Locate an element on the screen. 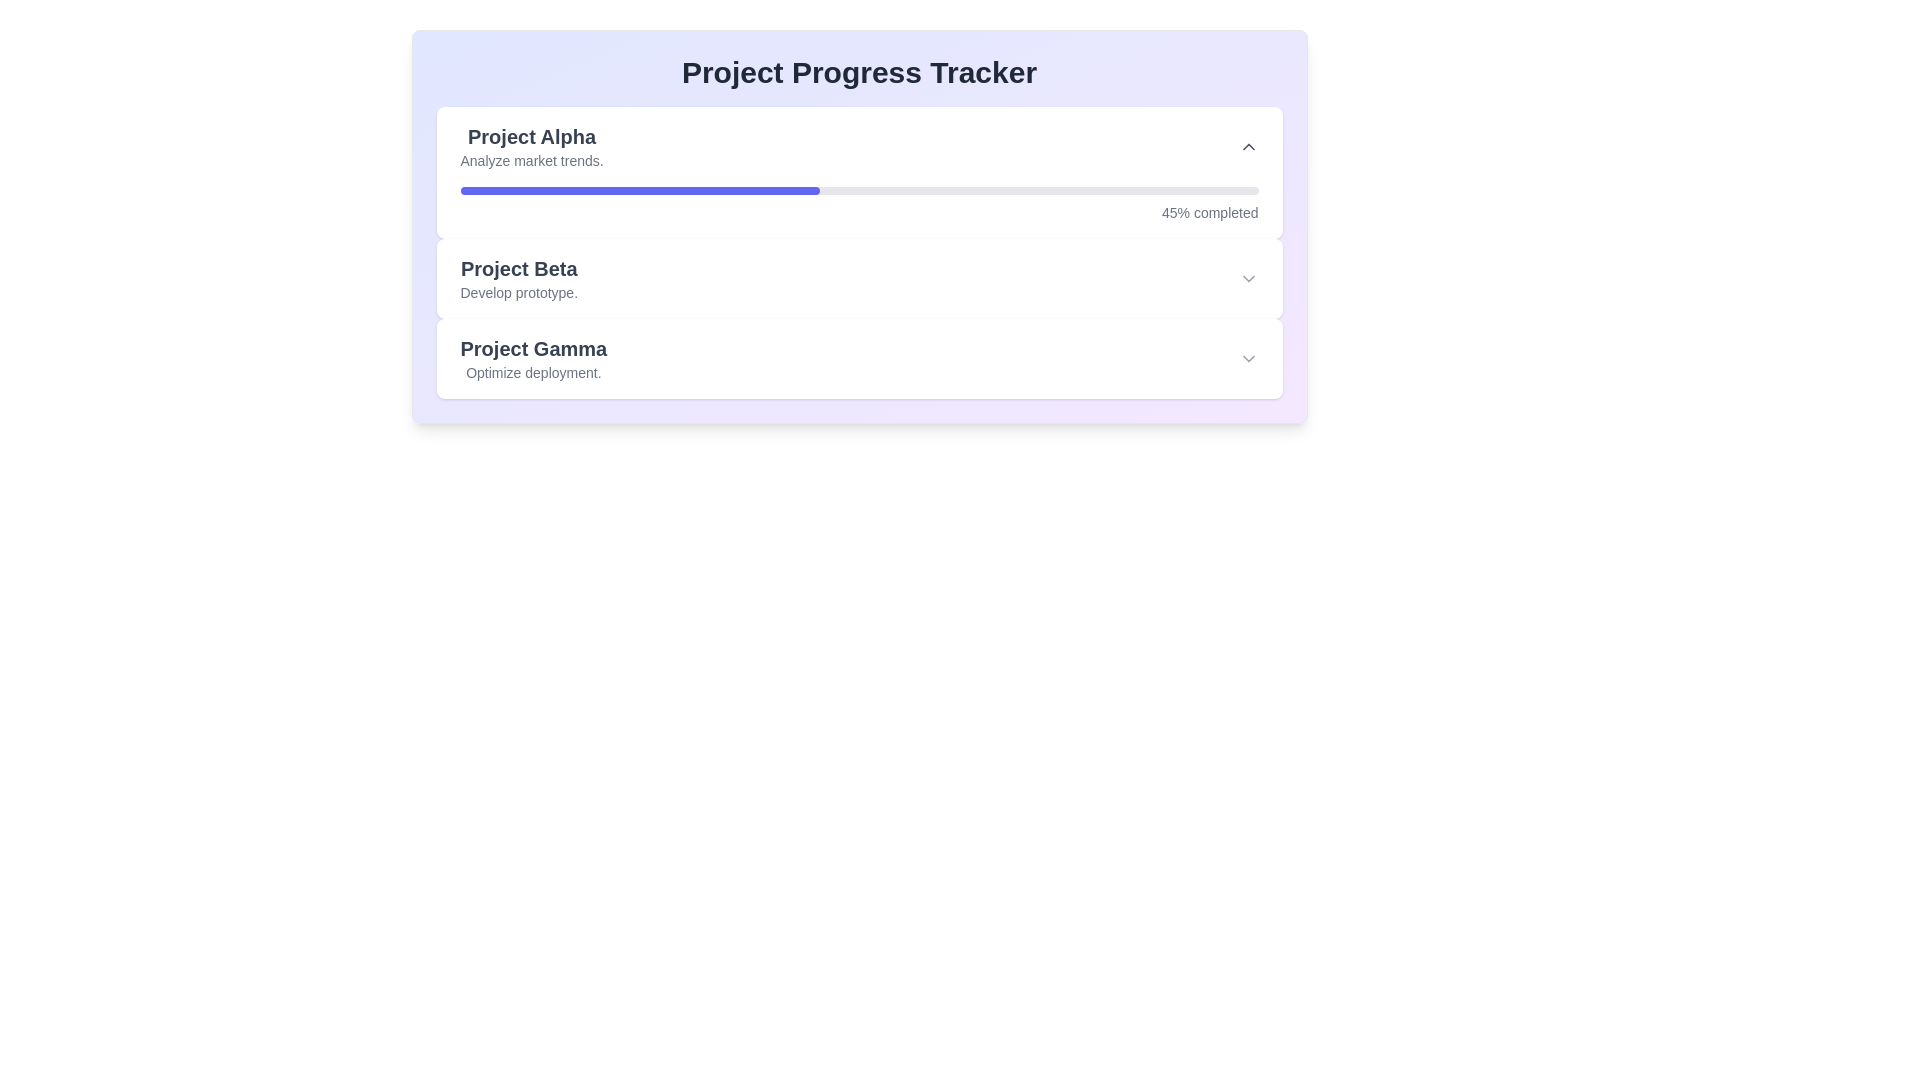  text from the 'Project Alpha' text label, which includes the title in large, bold font and the description in a smaller, subdued gray color, located in the first project card is located at coordinates (532, 145).